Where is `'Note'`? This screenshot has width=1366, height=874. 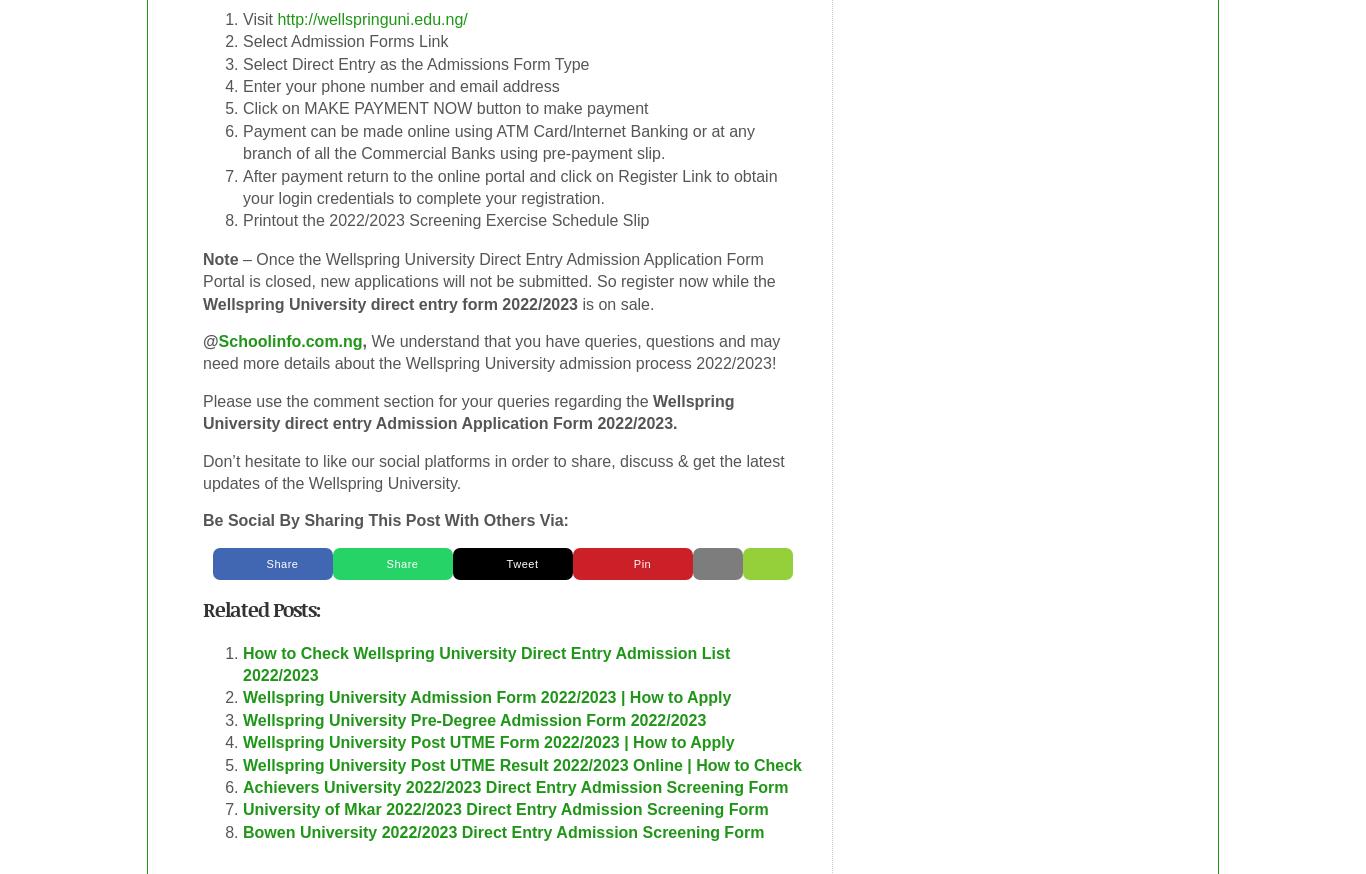 'Note' is located at coordinates (219, 258).